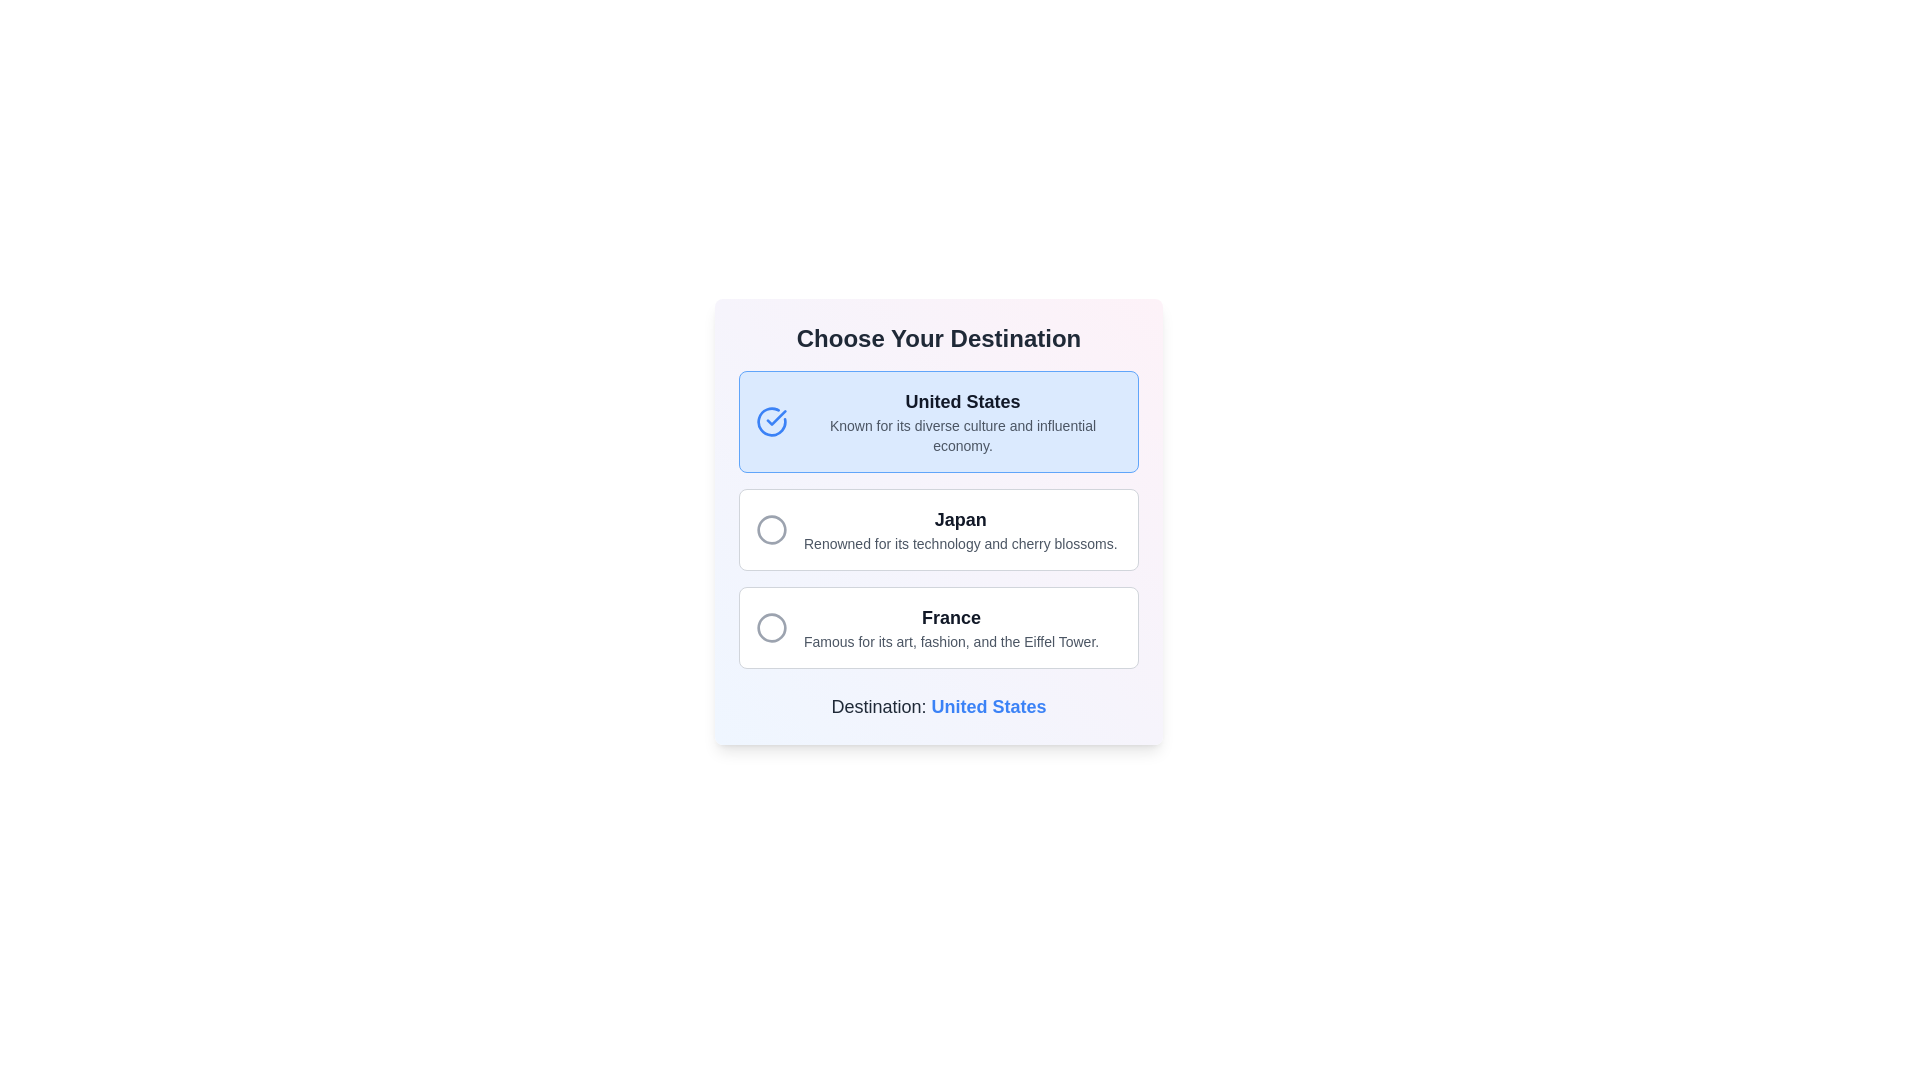 This screenshot has width=1920, height=1080. Describe the element at coordinates (938, 519) in the screenshot. I see `a selectable item in the vertical list of options, which features rounded corners, borders, and circular icons for each section` at that location.